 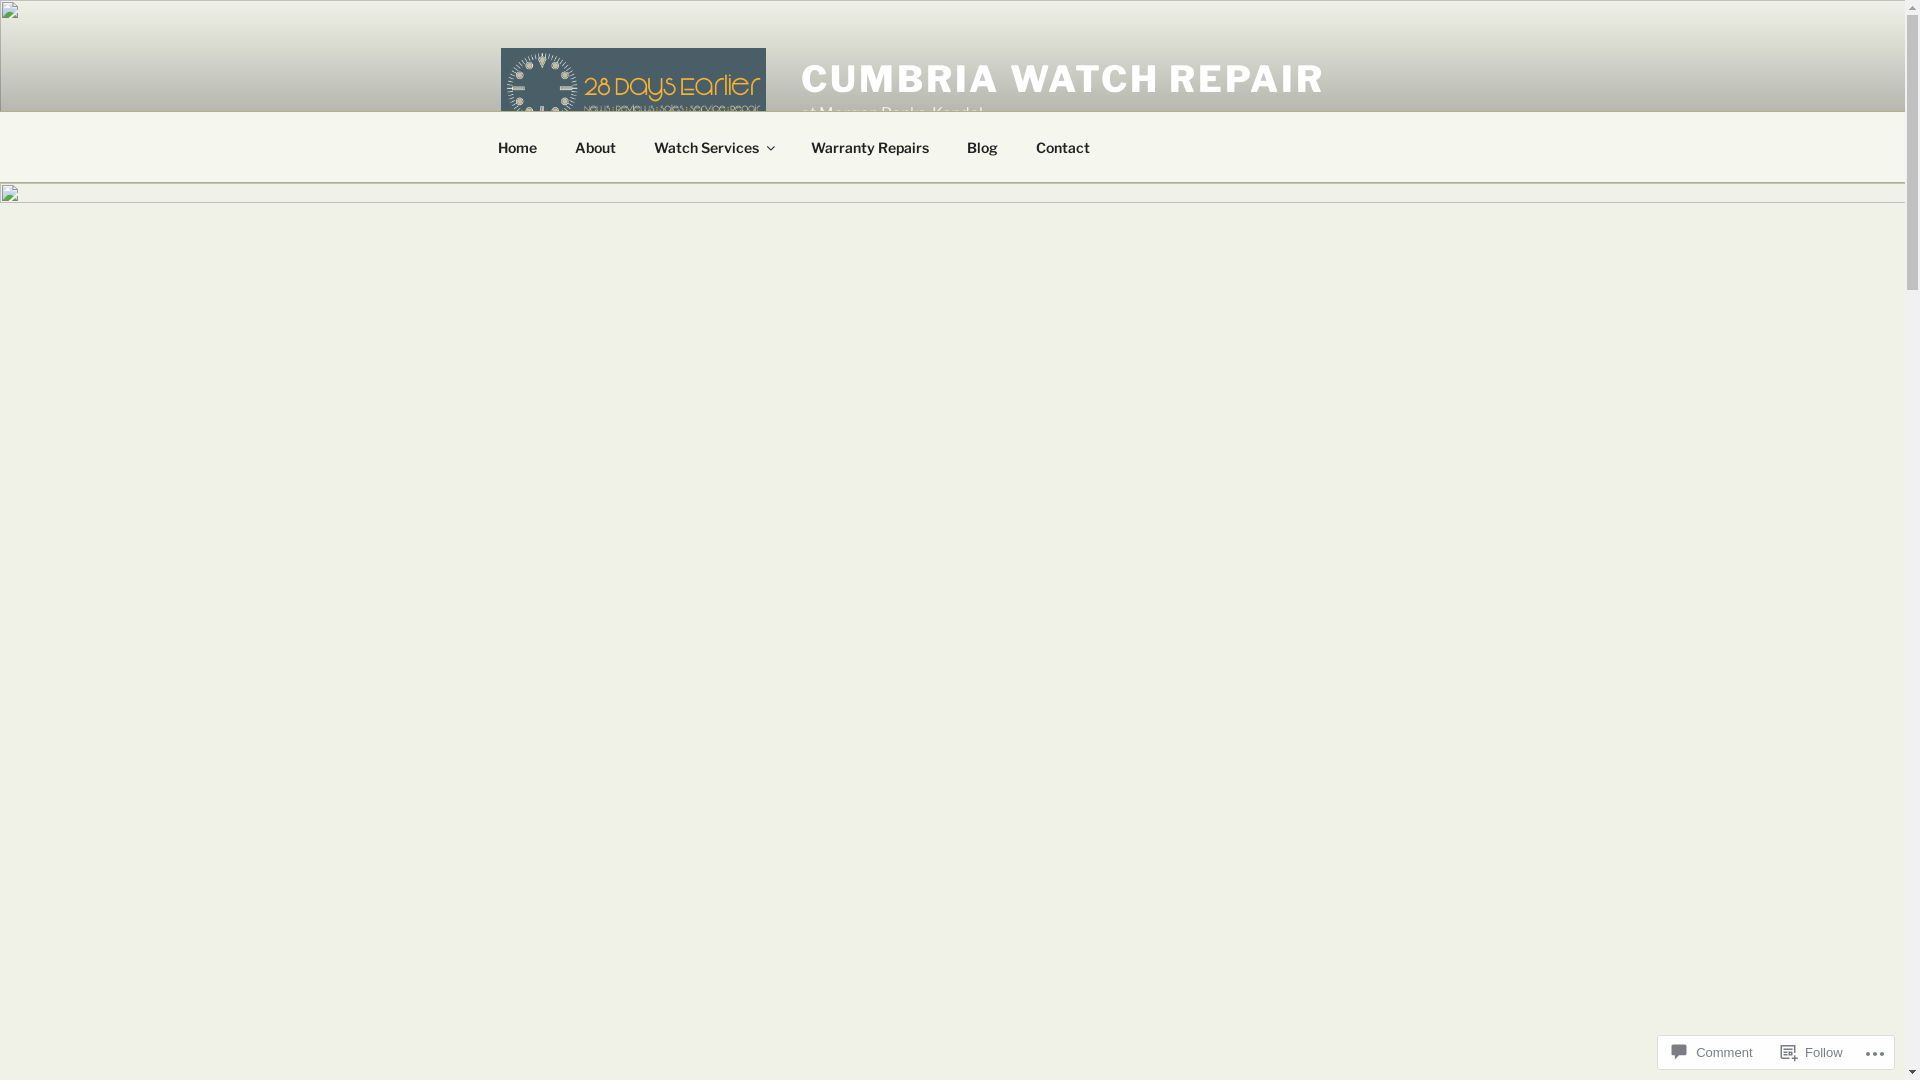 What do you see at coordinates (594, 145) in the screenshot?
I see `'About'` at bounding box center [594, 145].